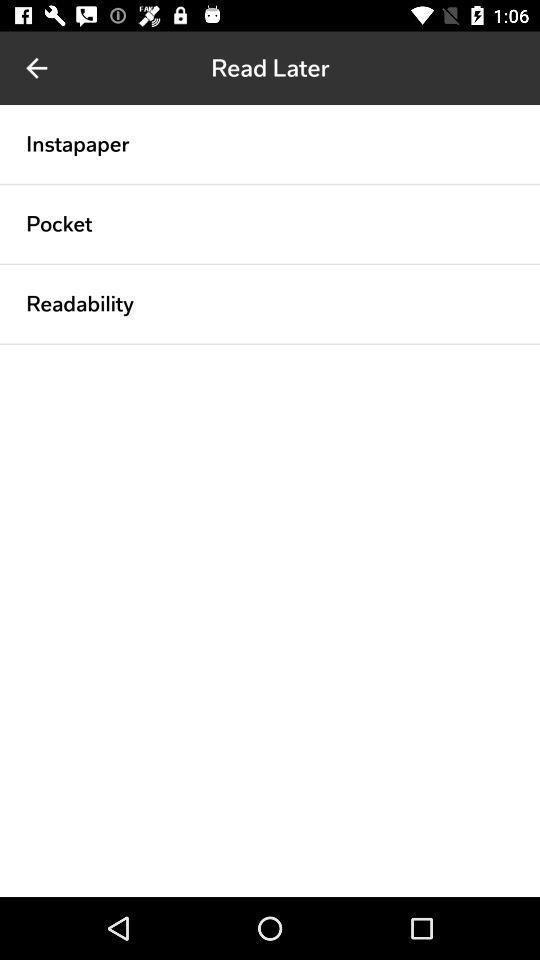  Describe the element at coordinates (270, 263) in the screenshot. I see `icon above readability icon` at that location.